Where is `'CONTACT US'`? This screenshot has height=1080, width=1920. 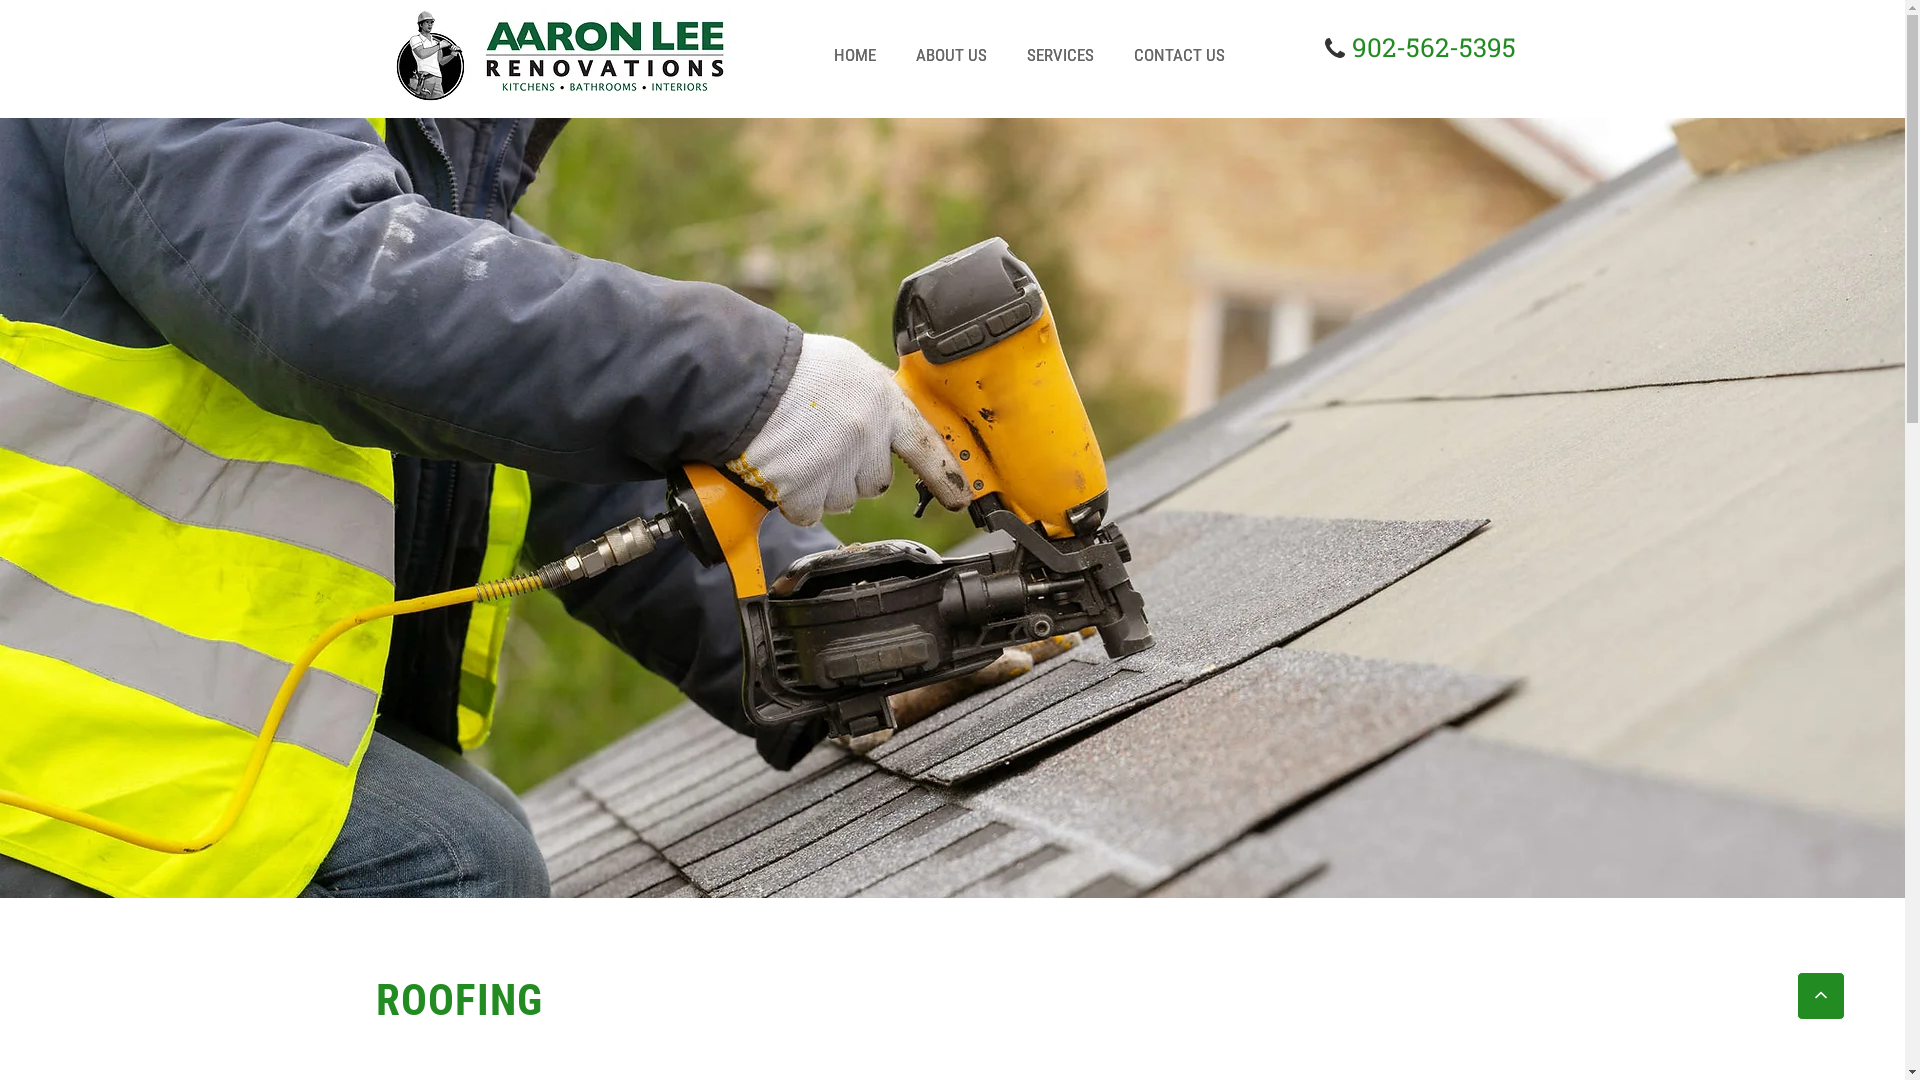 'CONTACT US' is located at coordinates (1179, 54).